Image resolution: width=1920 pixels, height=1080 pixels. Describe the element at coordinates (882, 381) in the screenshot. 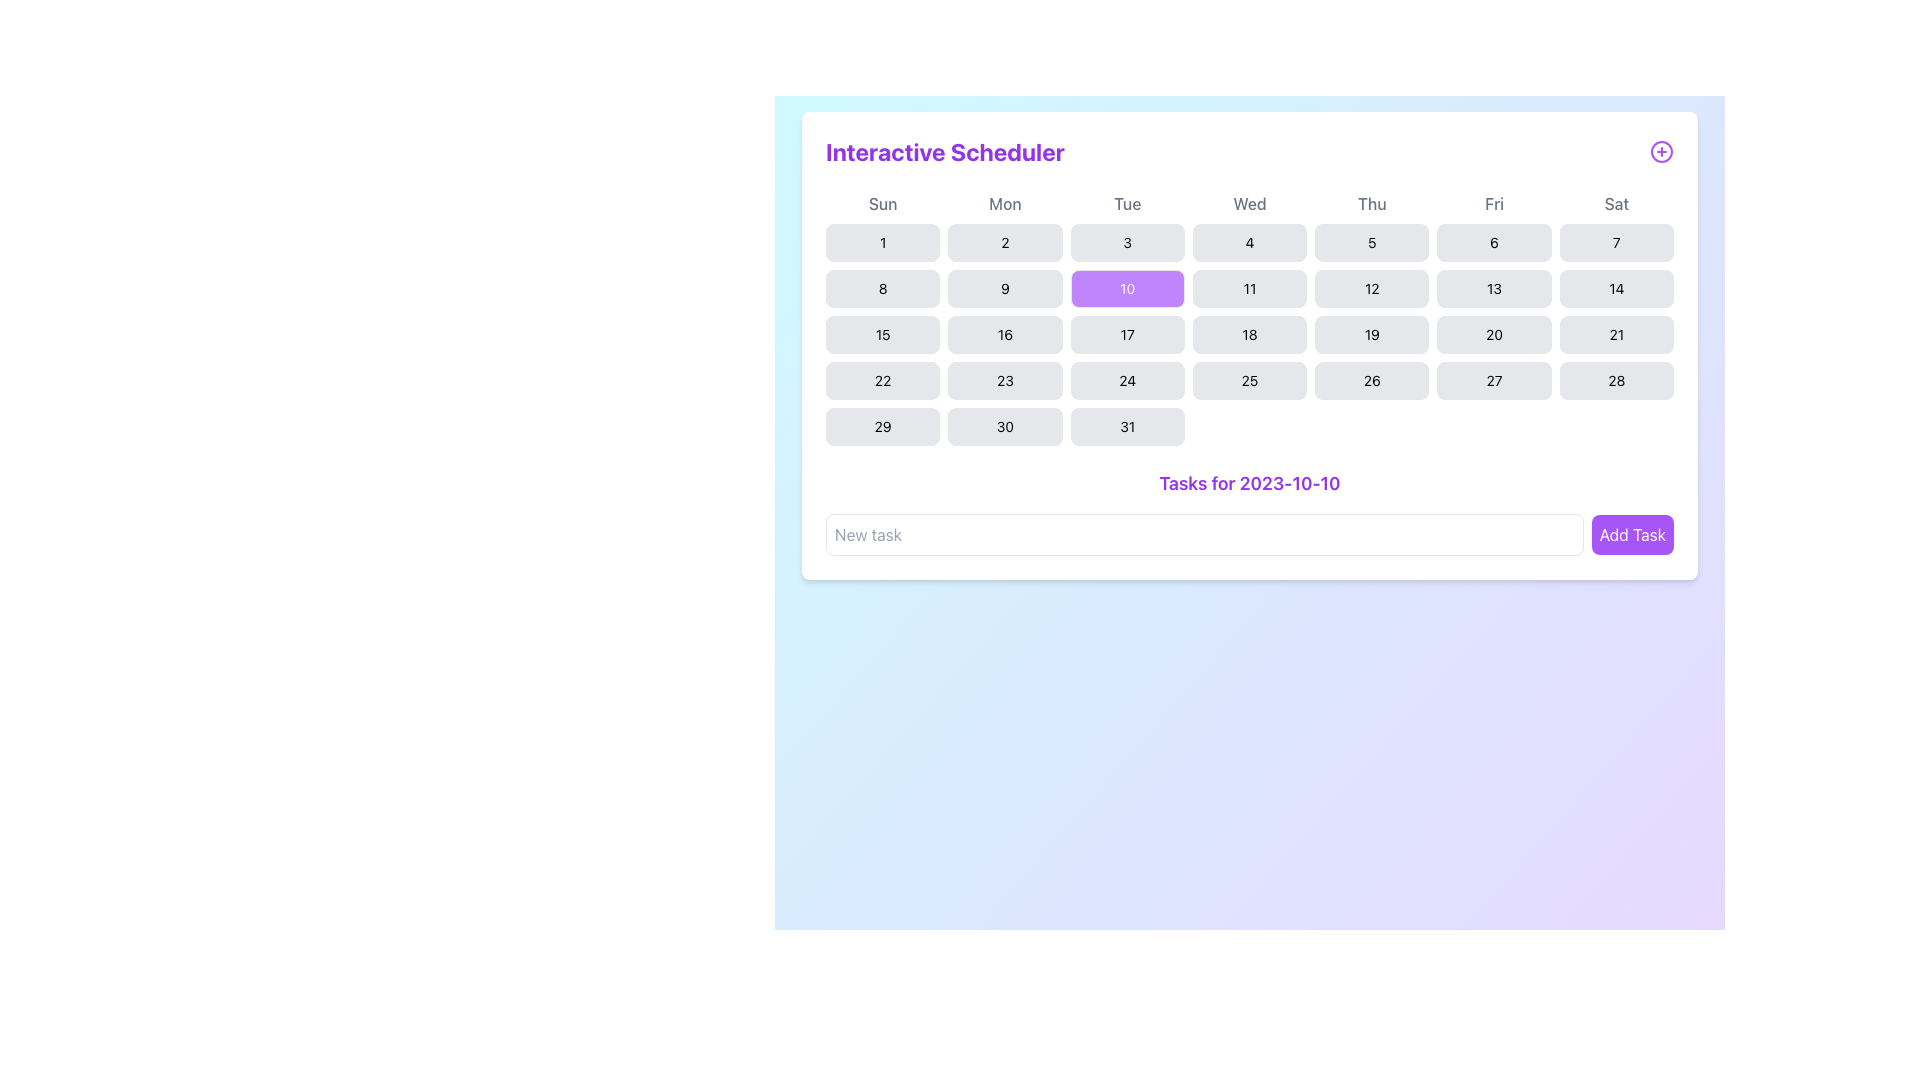

I see `the button representing a specific day in the calendar located in the fourth row, first column under the 'Sun' header` at that location.